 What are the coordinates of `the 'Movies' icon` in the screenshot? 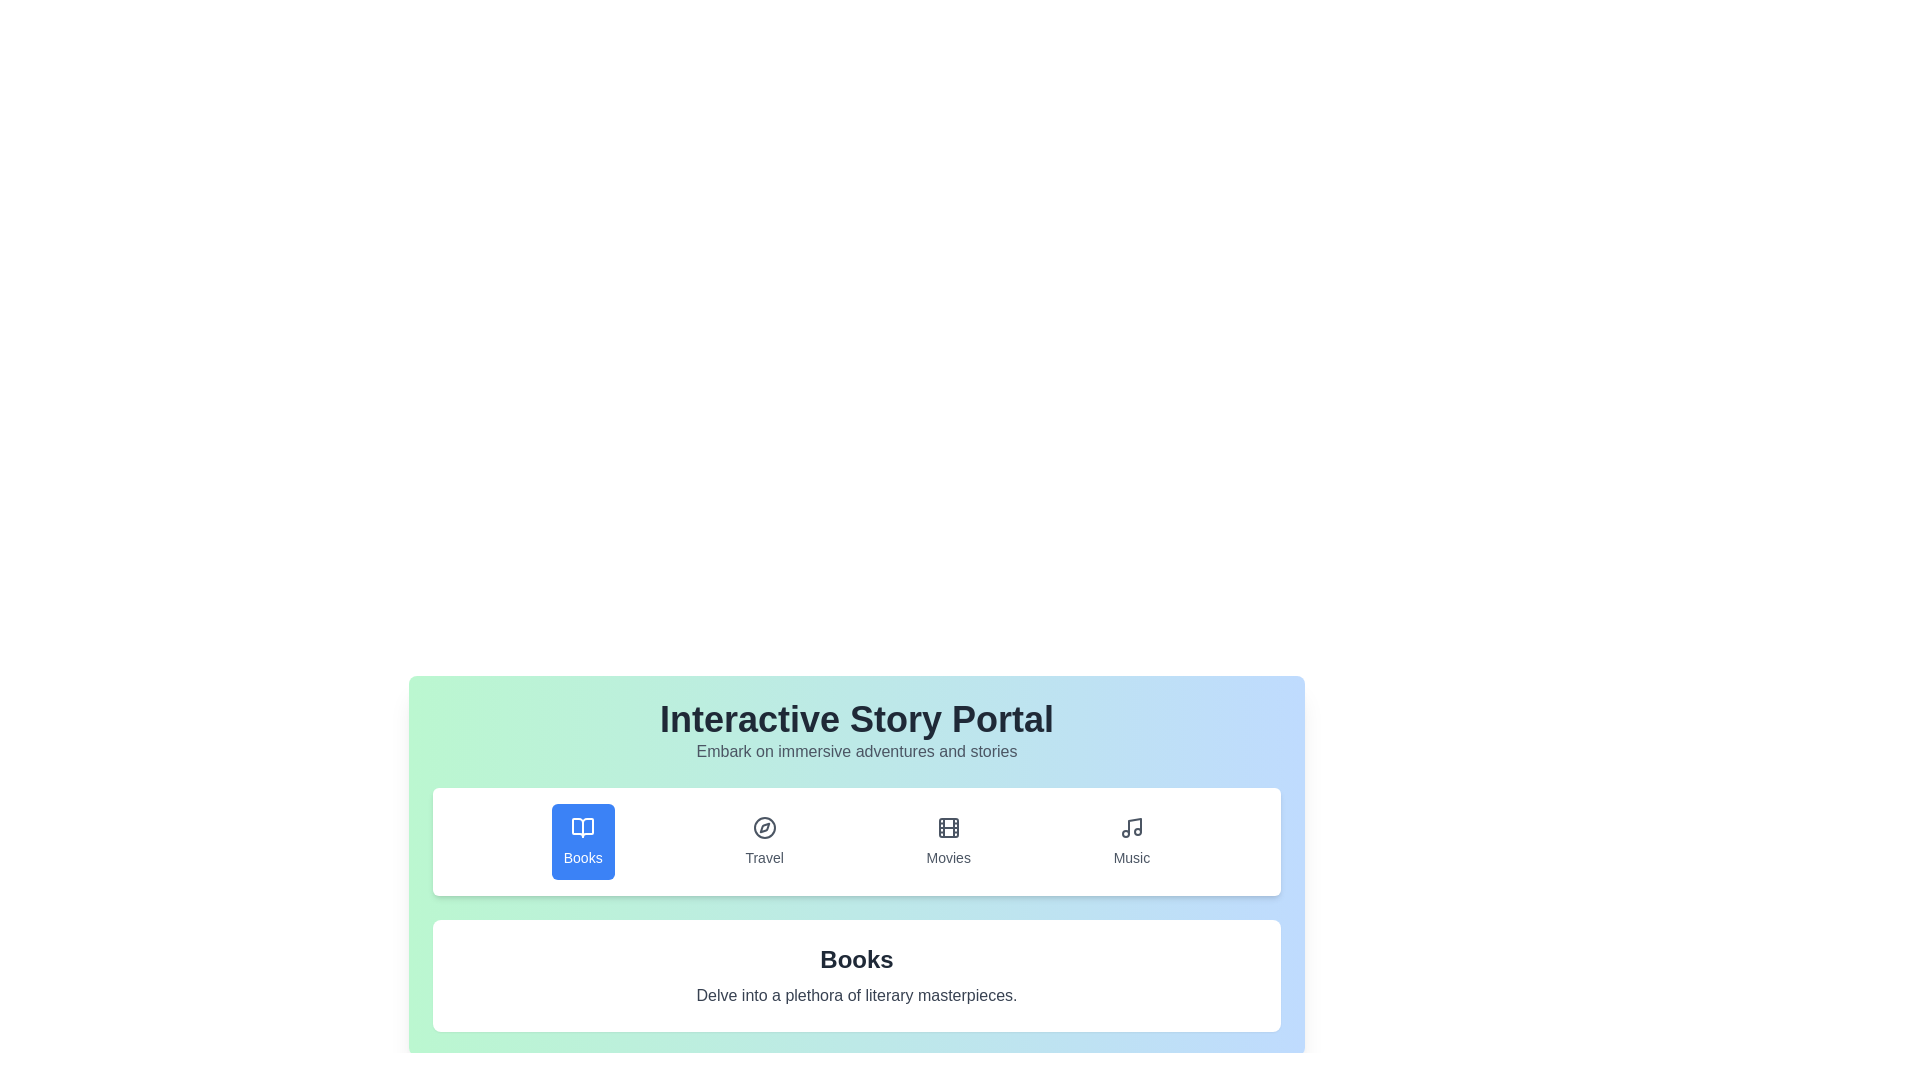 It's located at (947, 828).